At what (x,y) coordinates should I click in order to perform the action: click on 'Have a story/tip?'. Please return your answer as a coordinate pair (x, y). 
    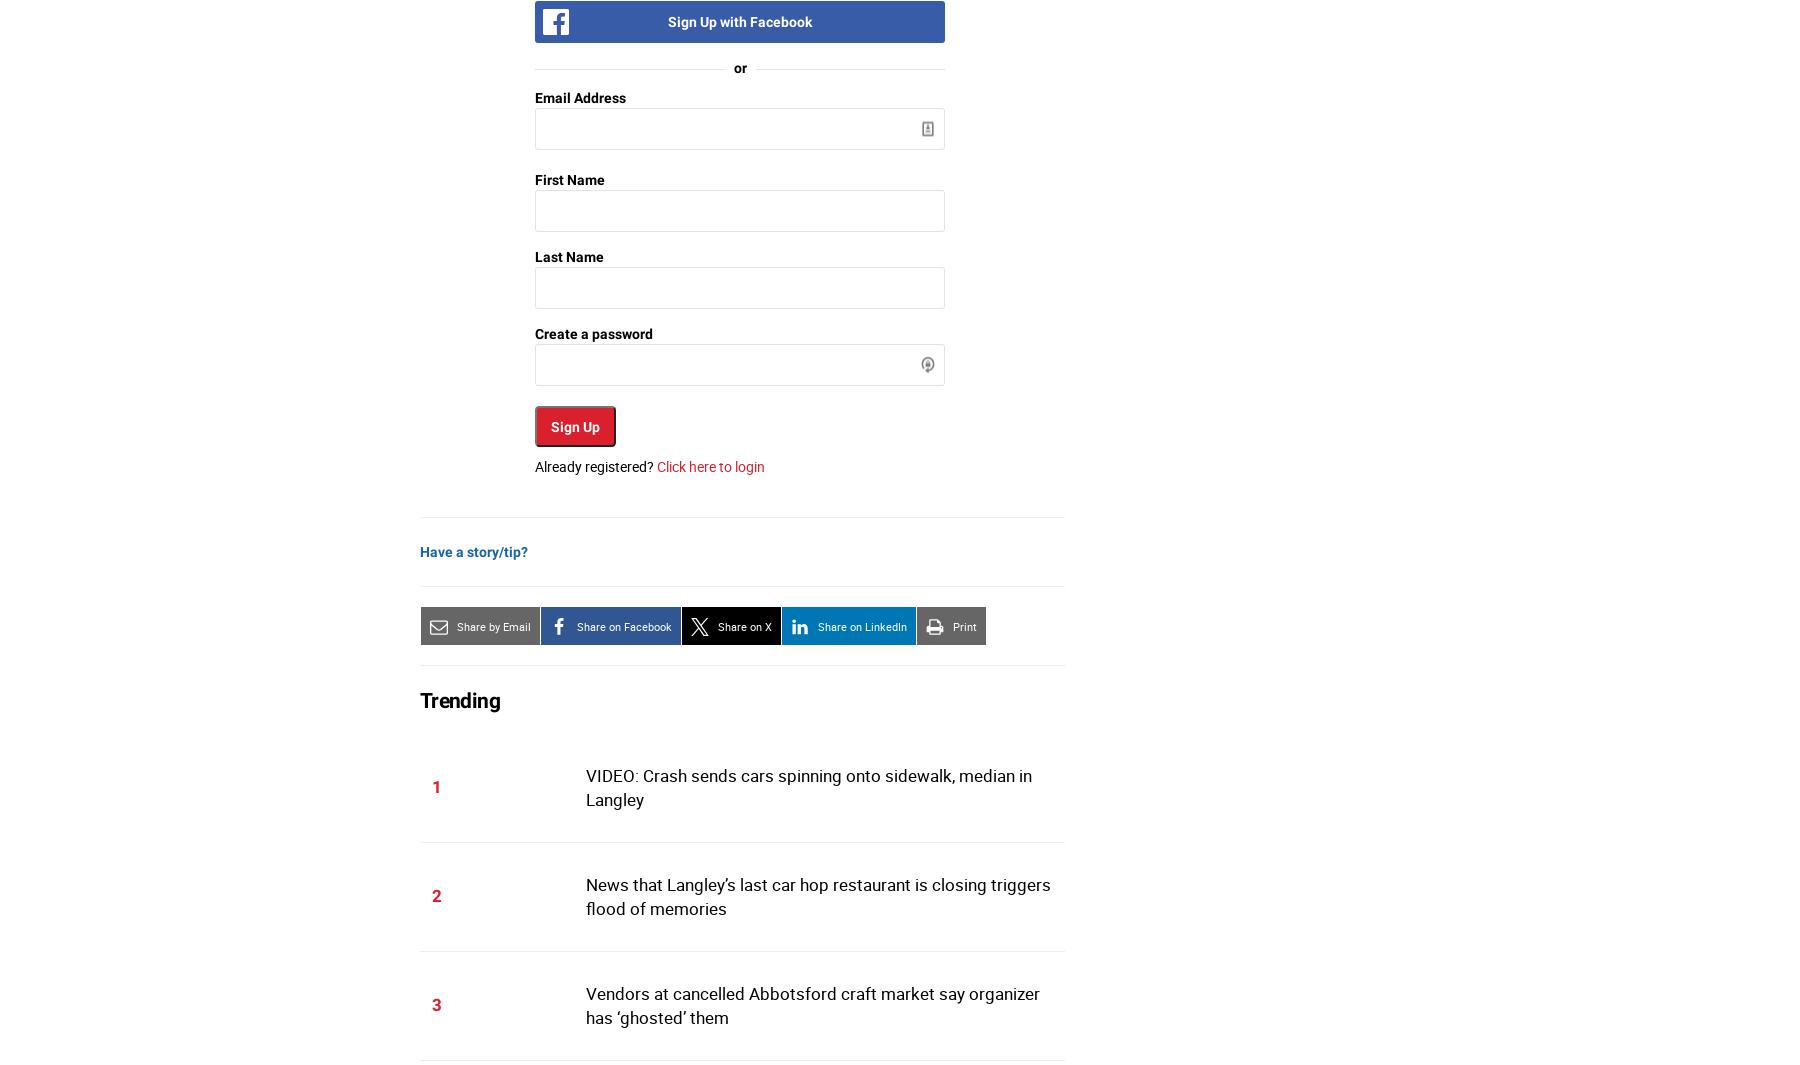
    Looking at the image, I should click on (472, 551).